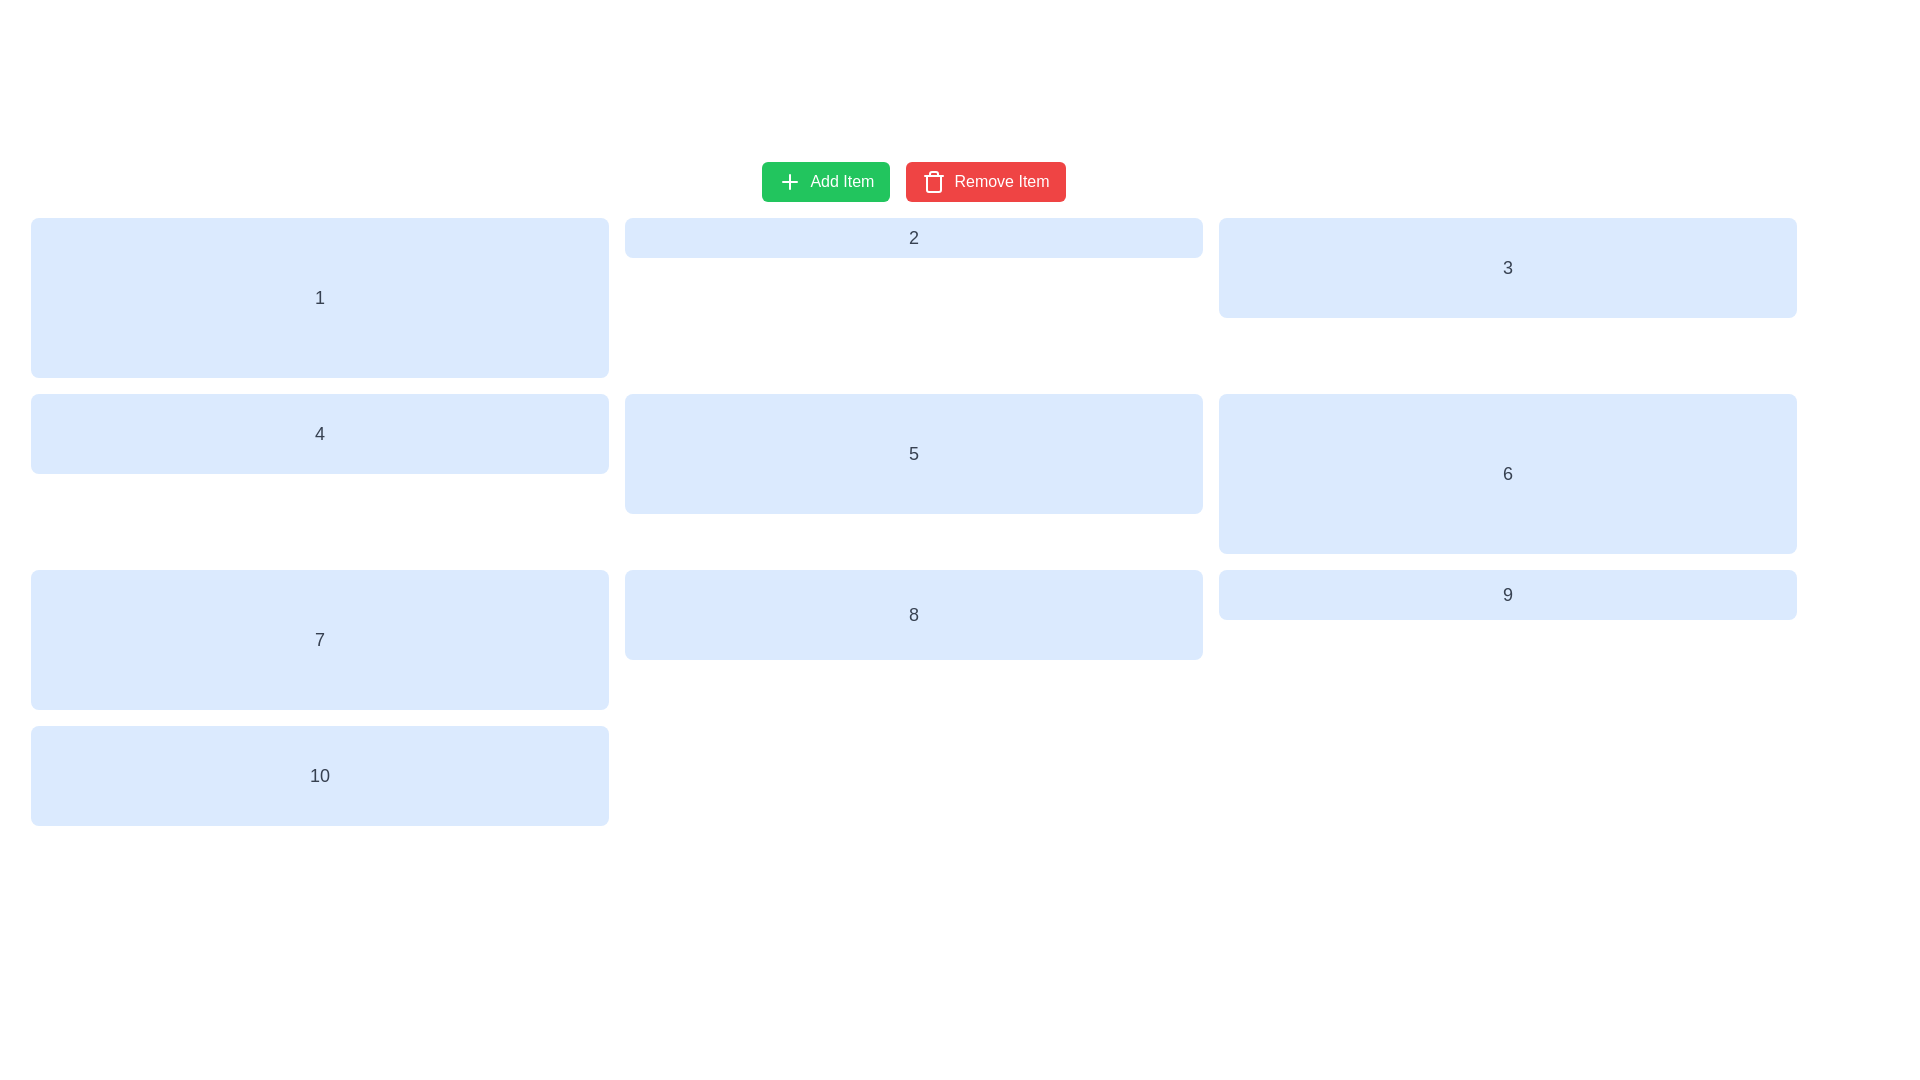 The image size is (1920, 1080). Describe the element at coordinates (789, 181) in the screenshot. I see `the plus icon displayed on the green 'Add Item' button, which is centrally aligned and located towards the left side of the button` at that location.